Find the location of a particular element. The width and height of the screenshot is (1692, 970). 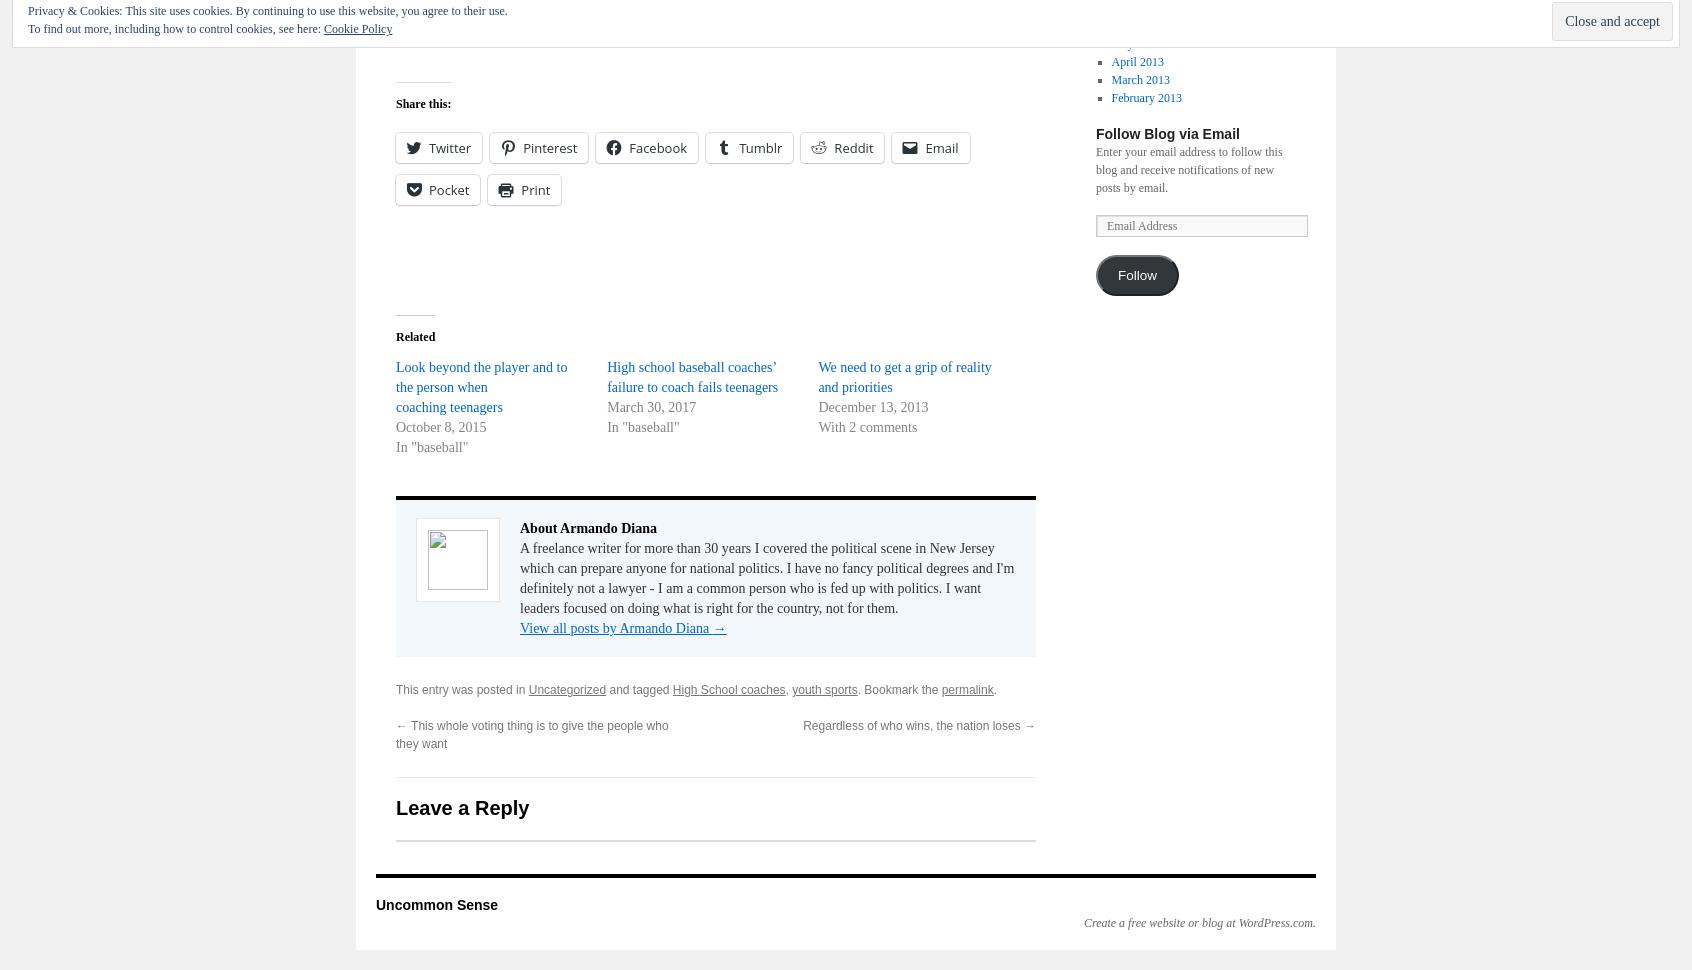

'Uncategorized' is located at coordinates (565, 689).